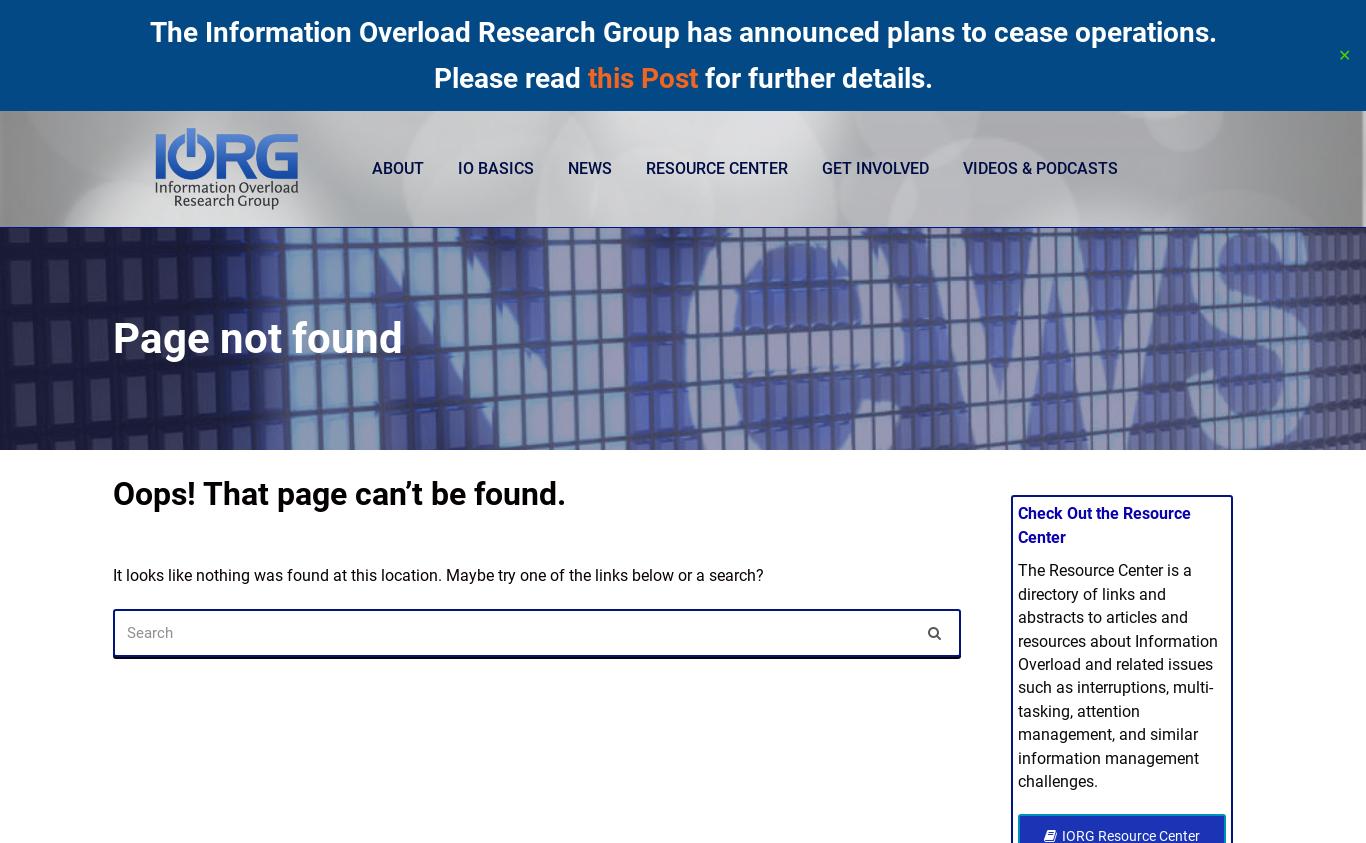 The width and height of the screenshot is (1366, 843). What do you see at coordinates (437, 574) in the screenshot?
I see `'It looks like nothing was found at this location. Maybe try one of the links below or a search?'` at bounding box center [437, 574].